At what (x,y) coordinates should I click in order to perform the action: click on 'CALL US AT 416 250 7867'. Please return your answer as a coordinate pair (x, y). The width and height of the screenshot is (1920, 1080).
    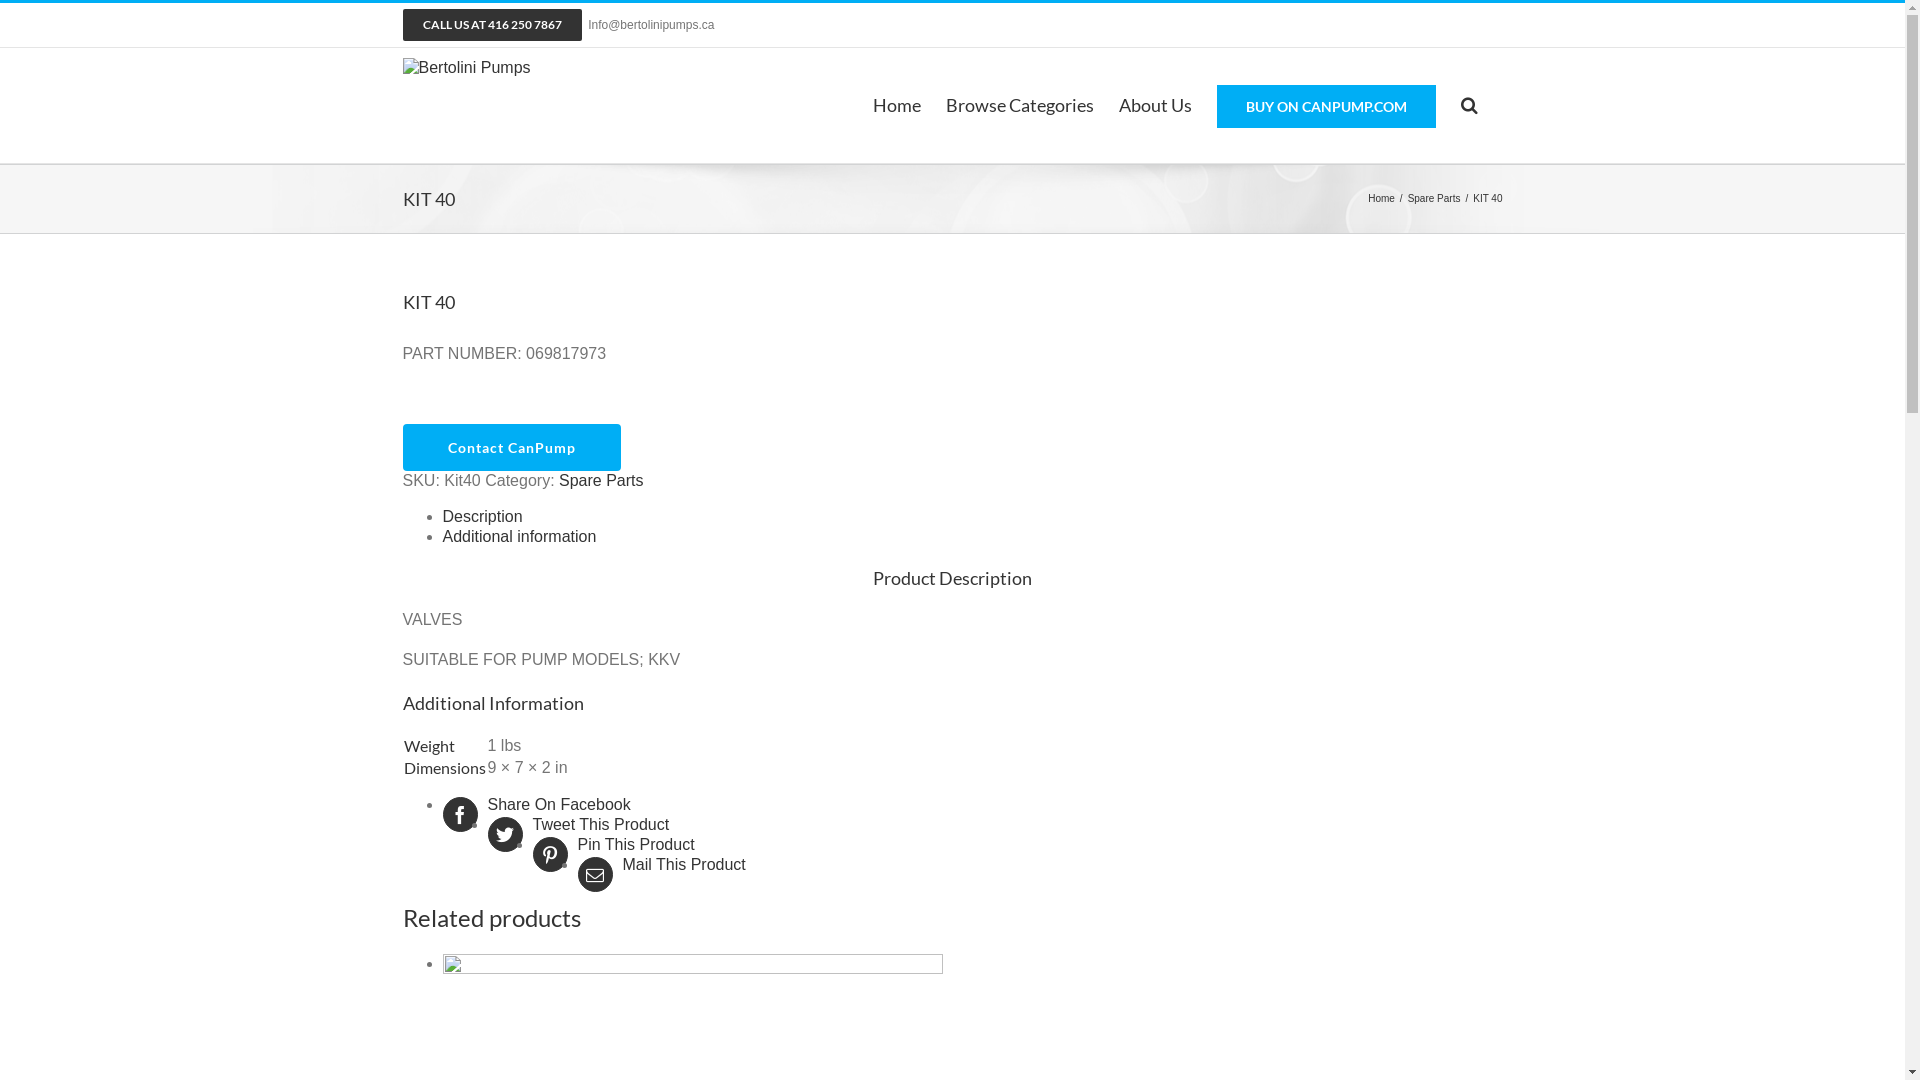
    Looking at the image, I should click on (401, 24).